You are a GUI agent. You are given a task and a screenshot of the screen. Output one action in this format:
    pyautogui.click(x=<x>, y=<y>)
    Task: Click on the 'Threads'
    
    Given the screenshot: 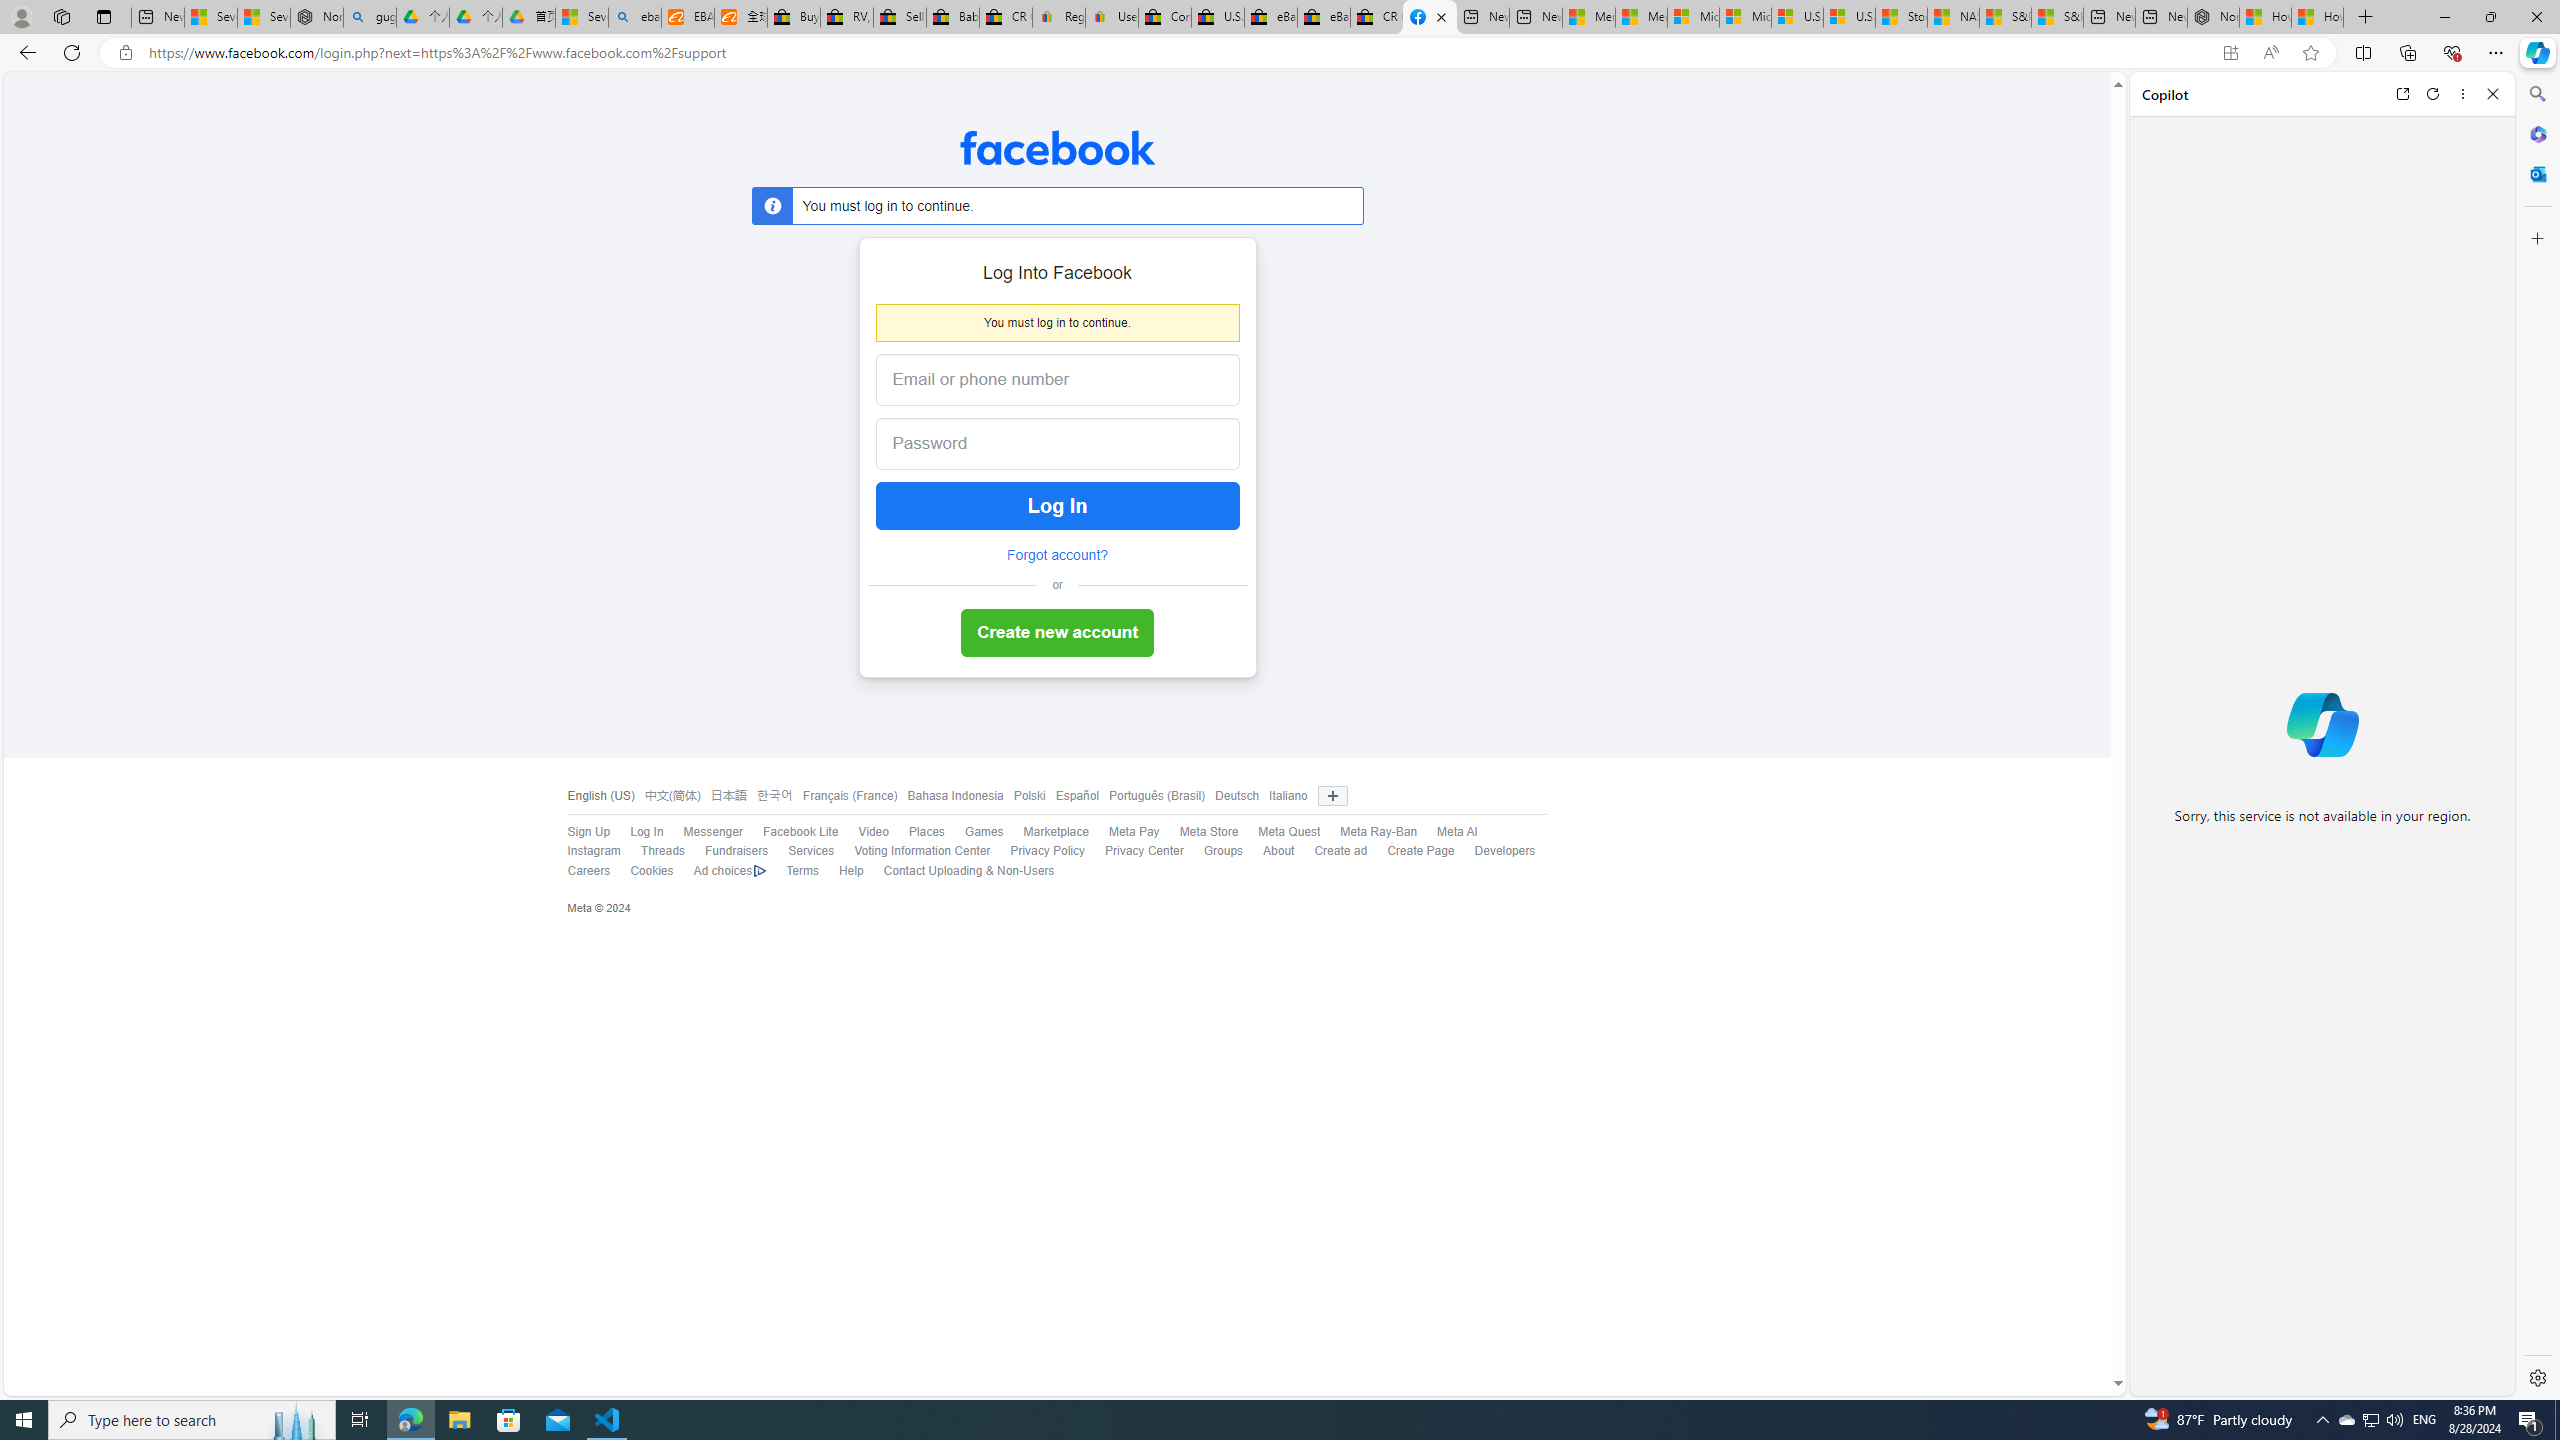 What is the action you would take?
    pyautogui.click(x=663, y=850)
    